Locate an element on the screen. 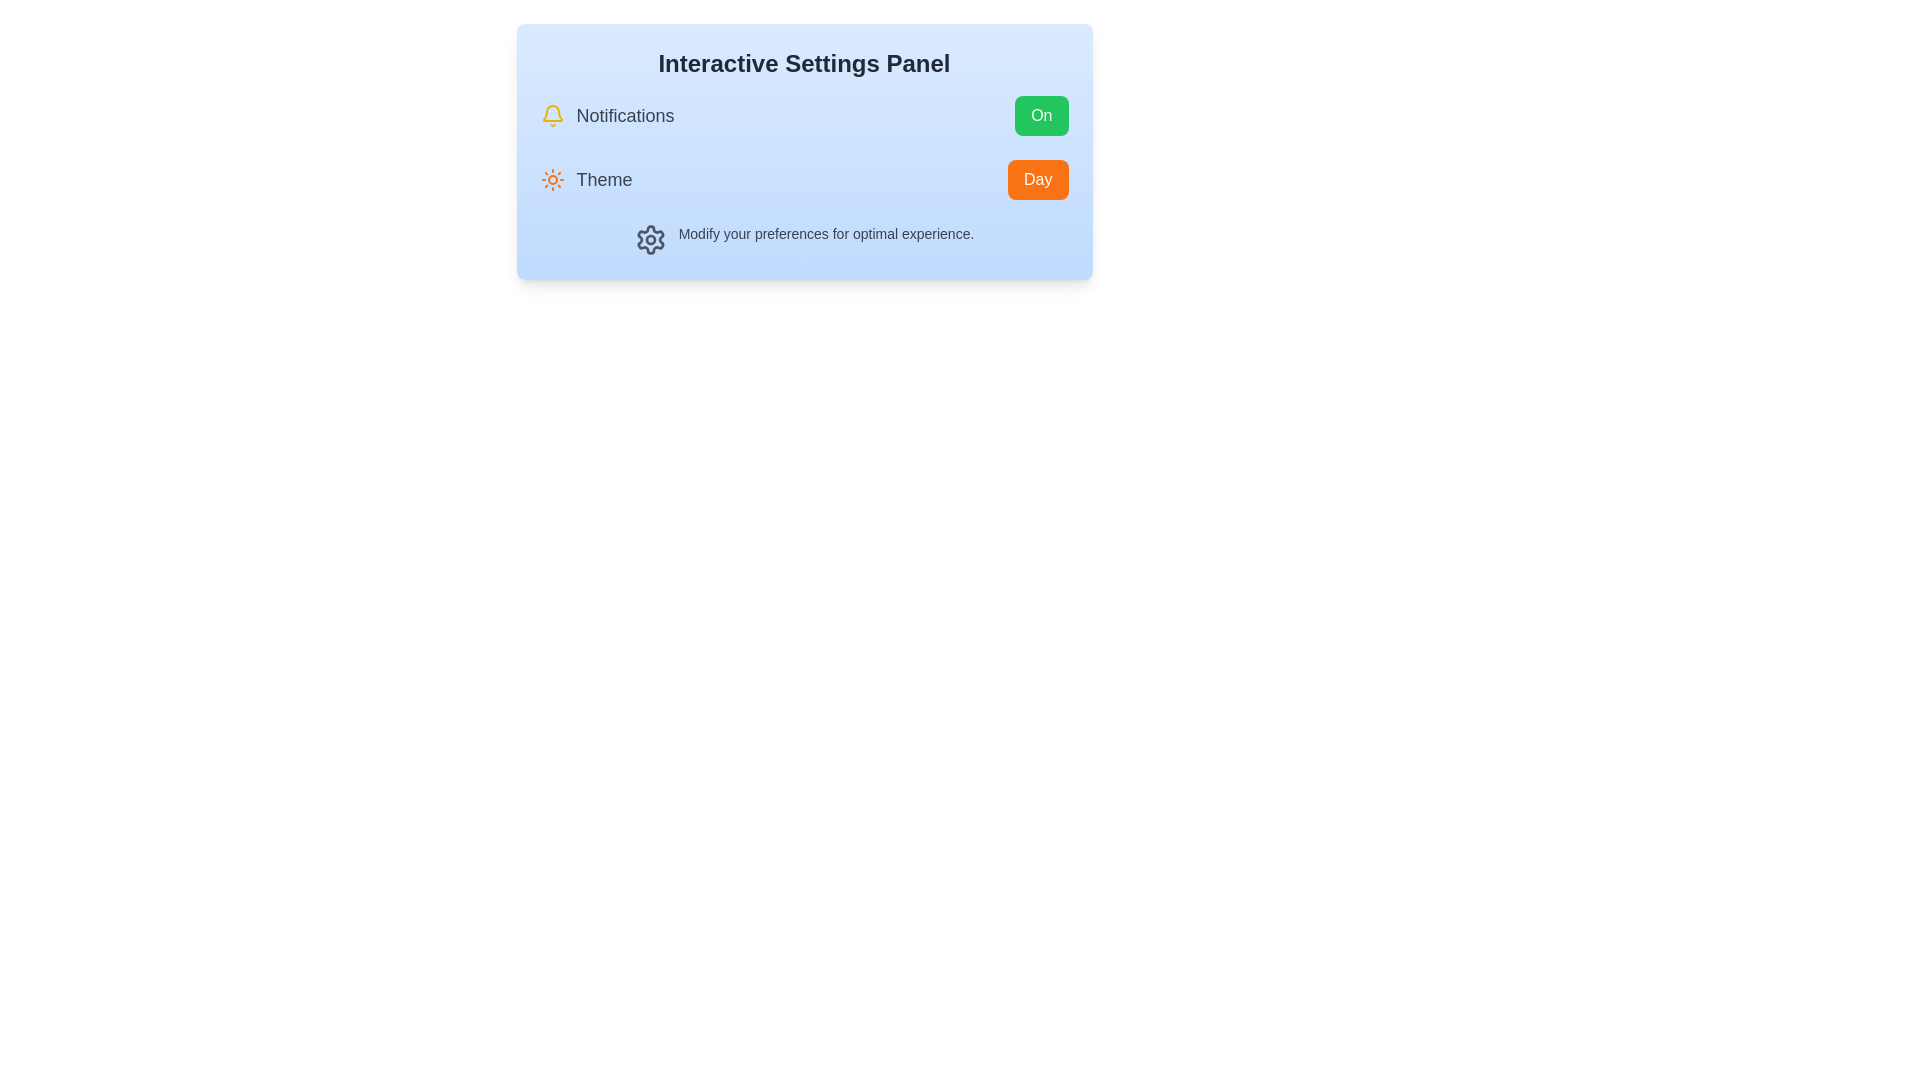  informational text that states 'Modify your preferences for optimal experience', which is located below the 'Notifications' and 'Theme' settings and features a gear icon on the left is located at coordinates (804, 238).